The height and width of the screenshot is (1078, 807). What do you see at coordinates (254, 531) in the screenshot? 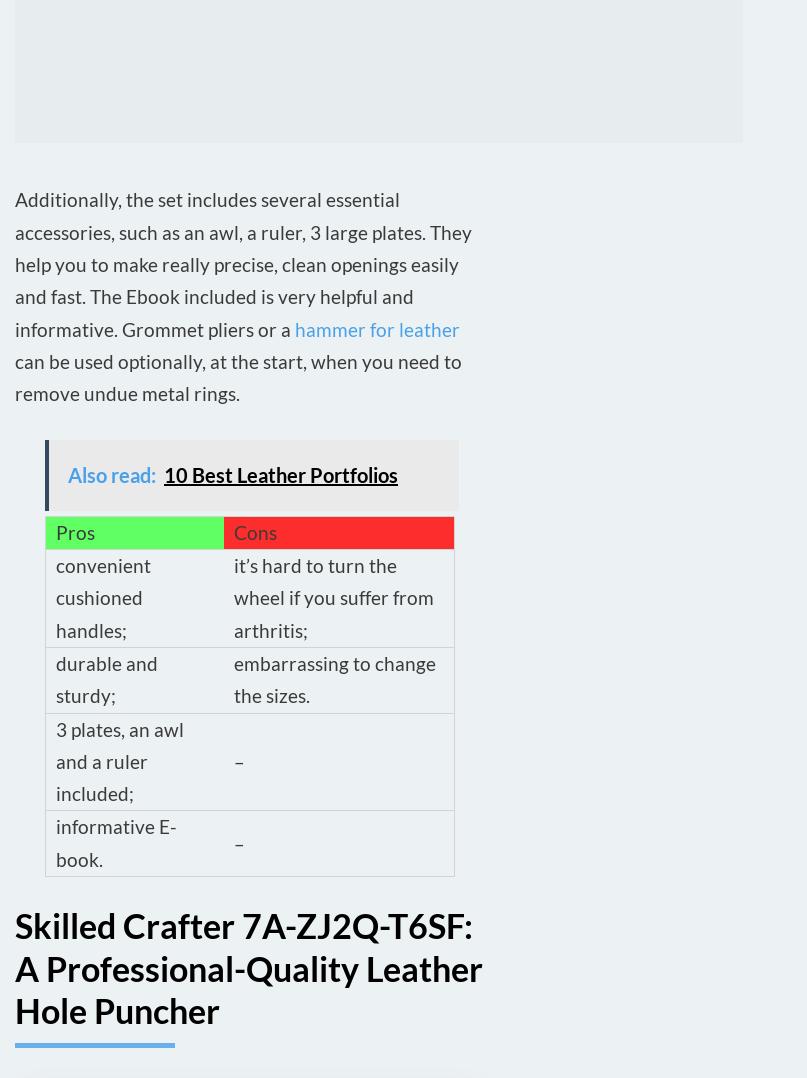
I see `'Cons'` at bounding box center [254, 531].